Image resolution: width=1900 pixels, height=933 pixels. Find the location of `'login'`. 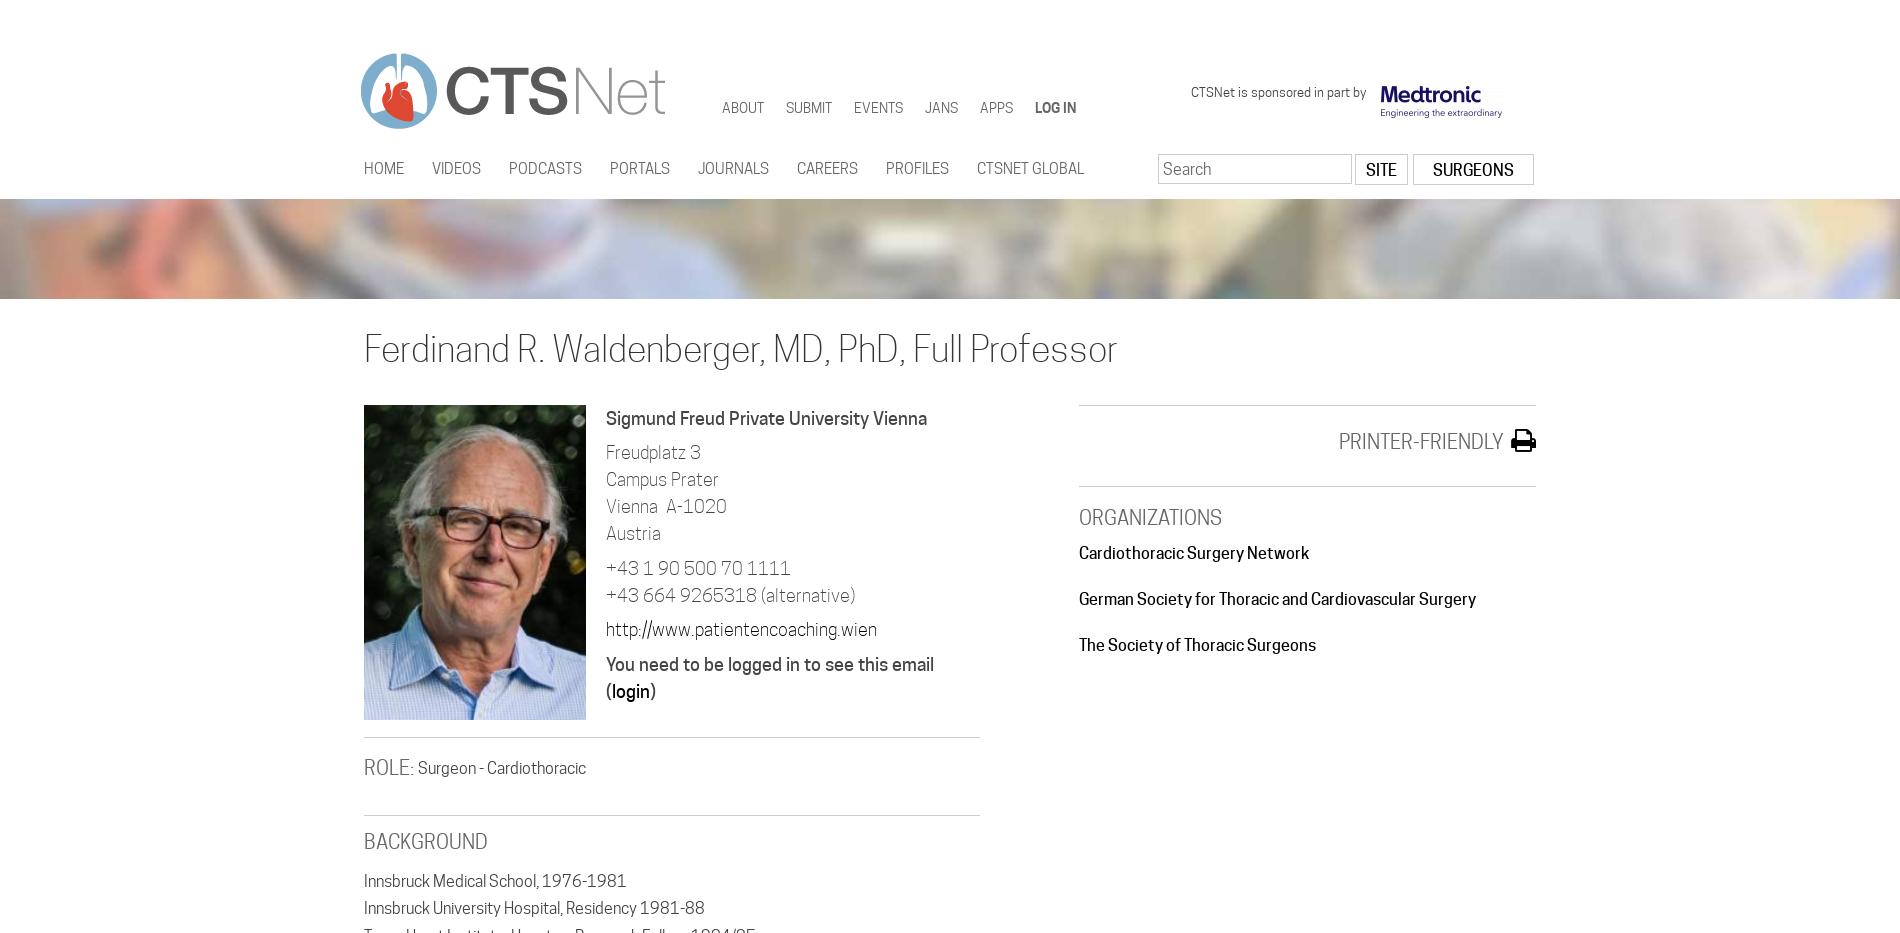

'login' is located at coordinates (630, 690).